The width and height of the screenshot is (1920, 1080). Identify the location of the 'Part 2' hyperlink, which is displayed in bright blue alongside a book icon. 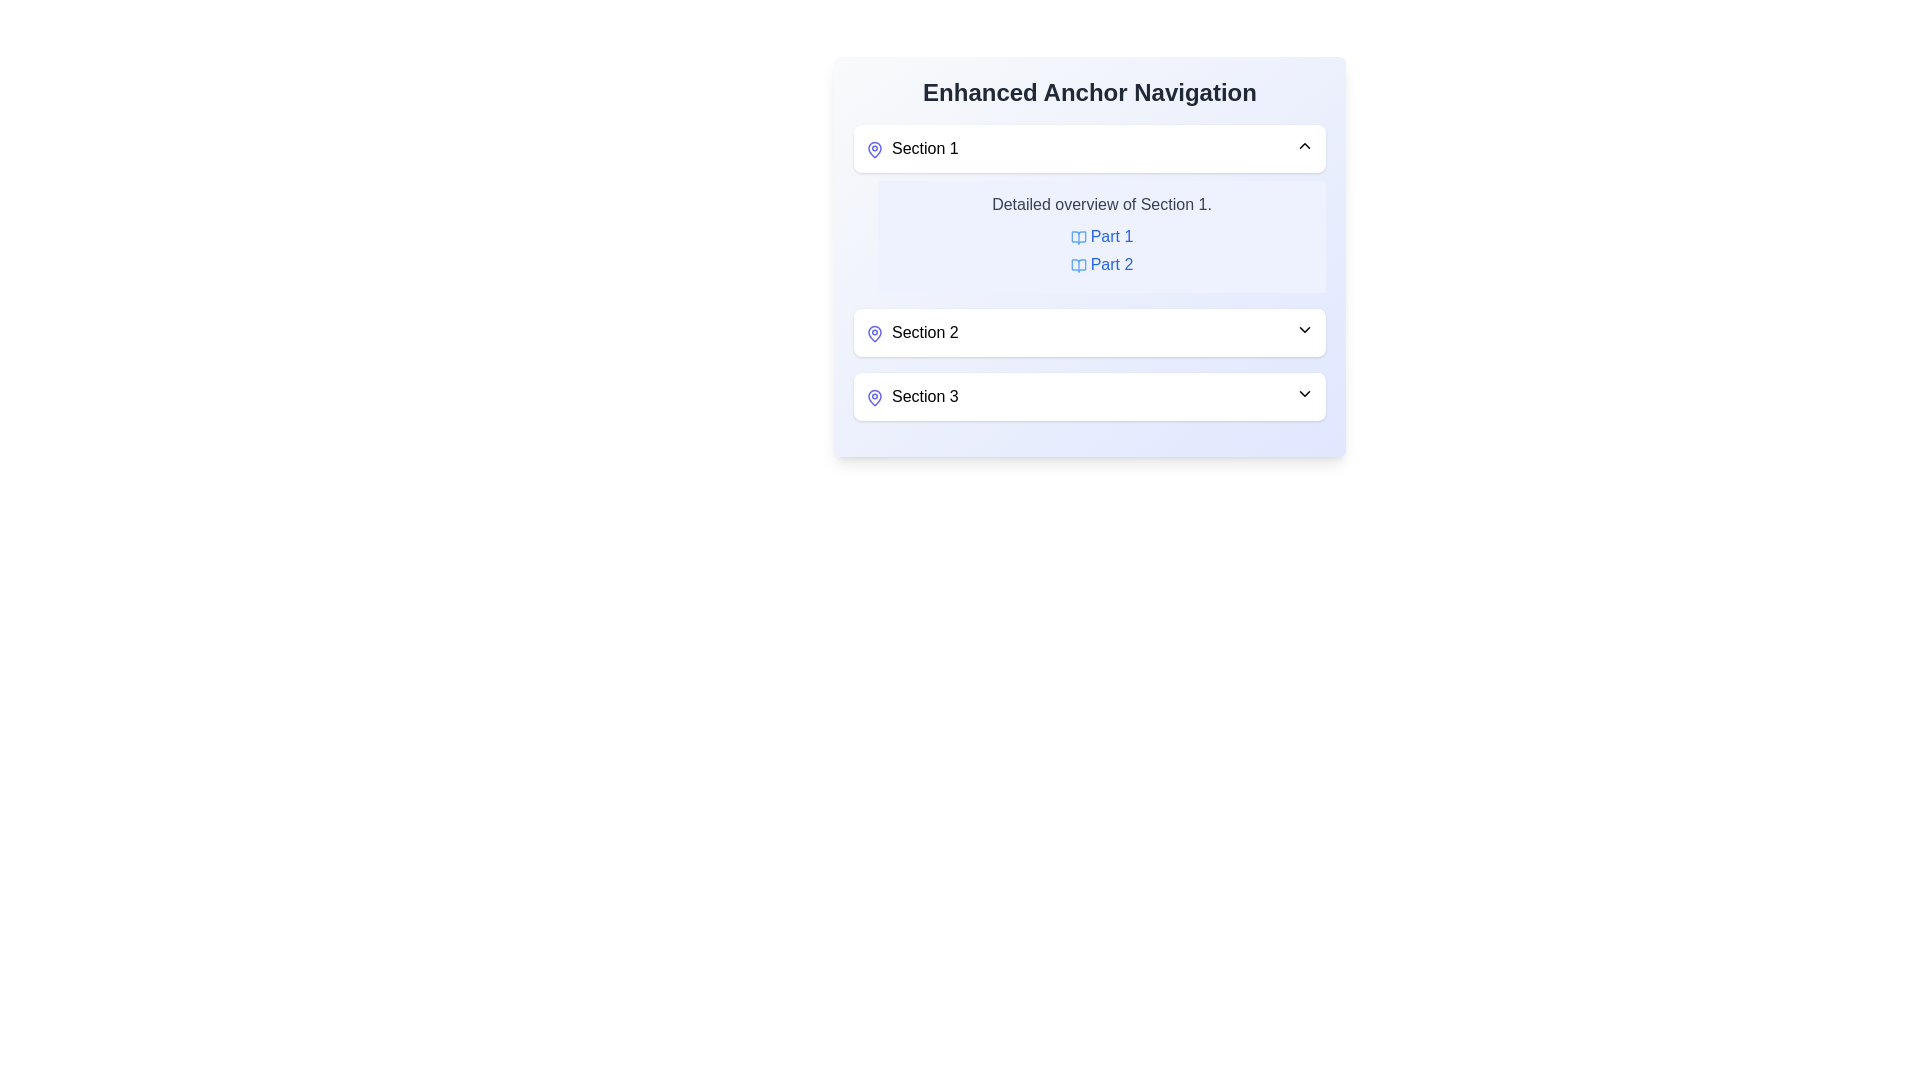
(1101, 264).